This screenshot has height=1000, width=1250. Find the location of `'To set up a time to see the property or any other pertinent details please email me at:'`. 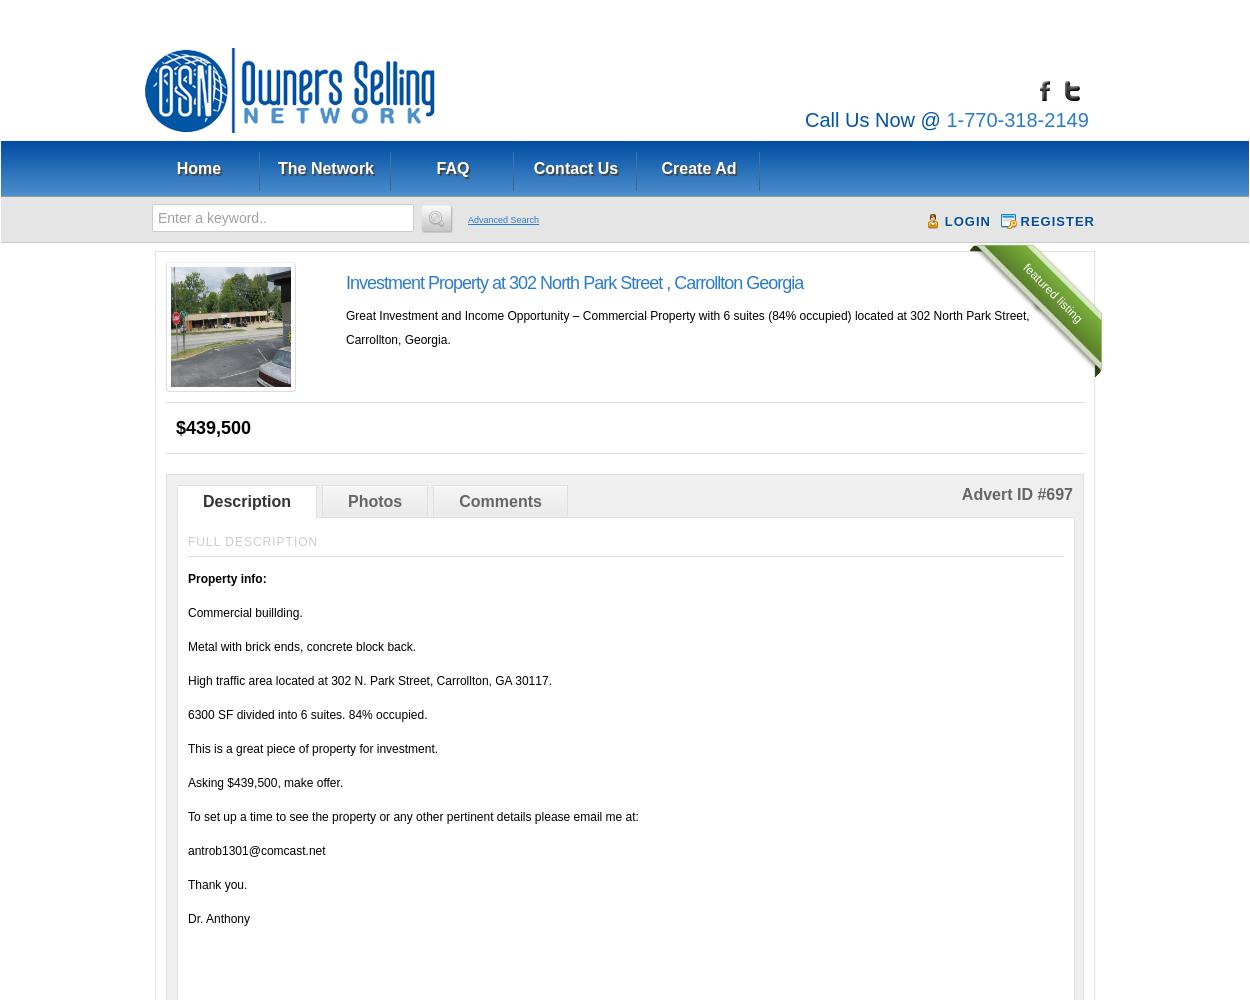

'To set up a time to see the property or any other pertinent details please email me at:' is located at coordinates (413, 816).